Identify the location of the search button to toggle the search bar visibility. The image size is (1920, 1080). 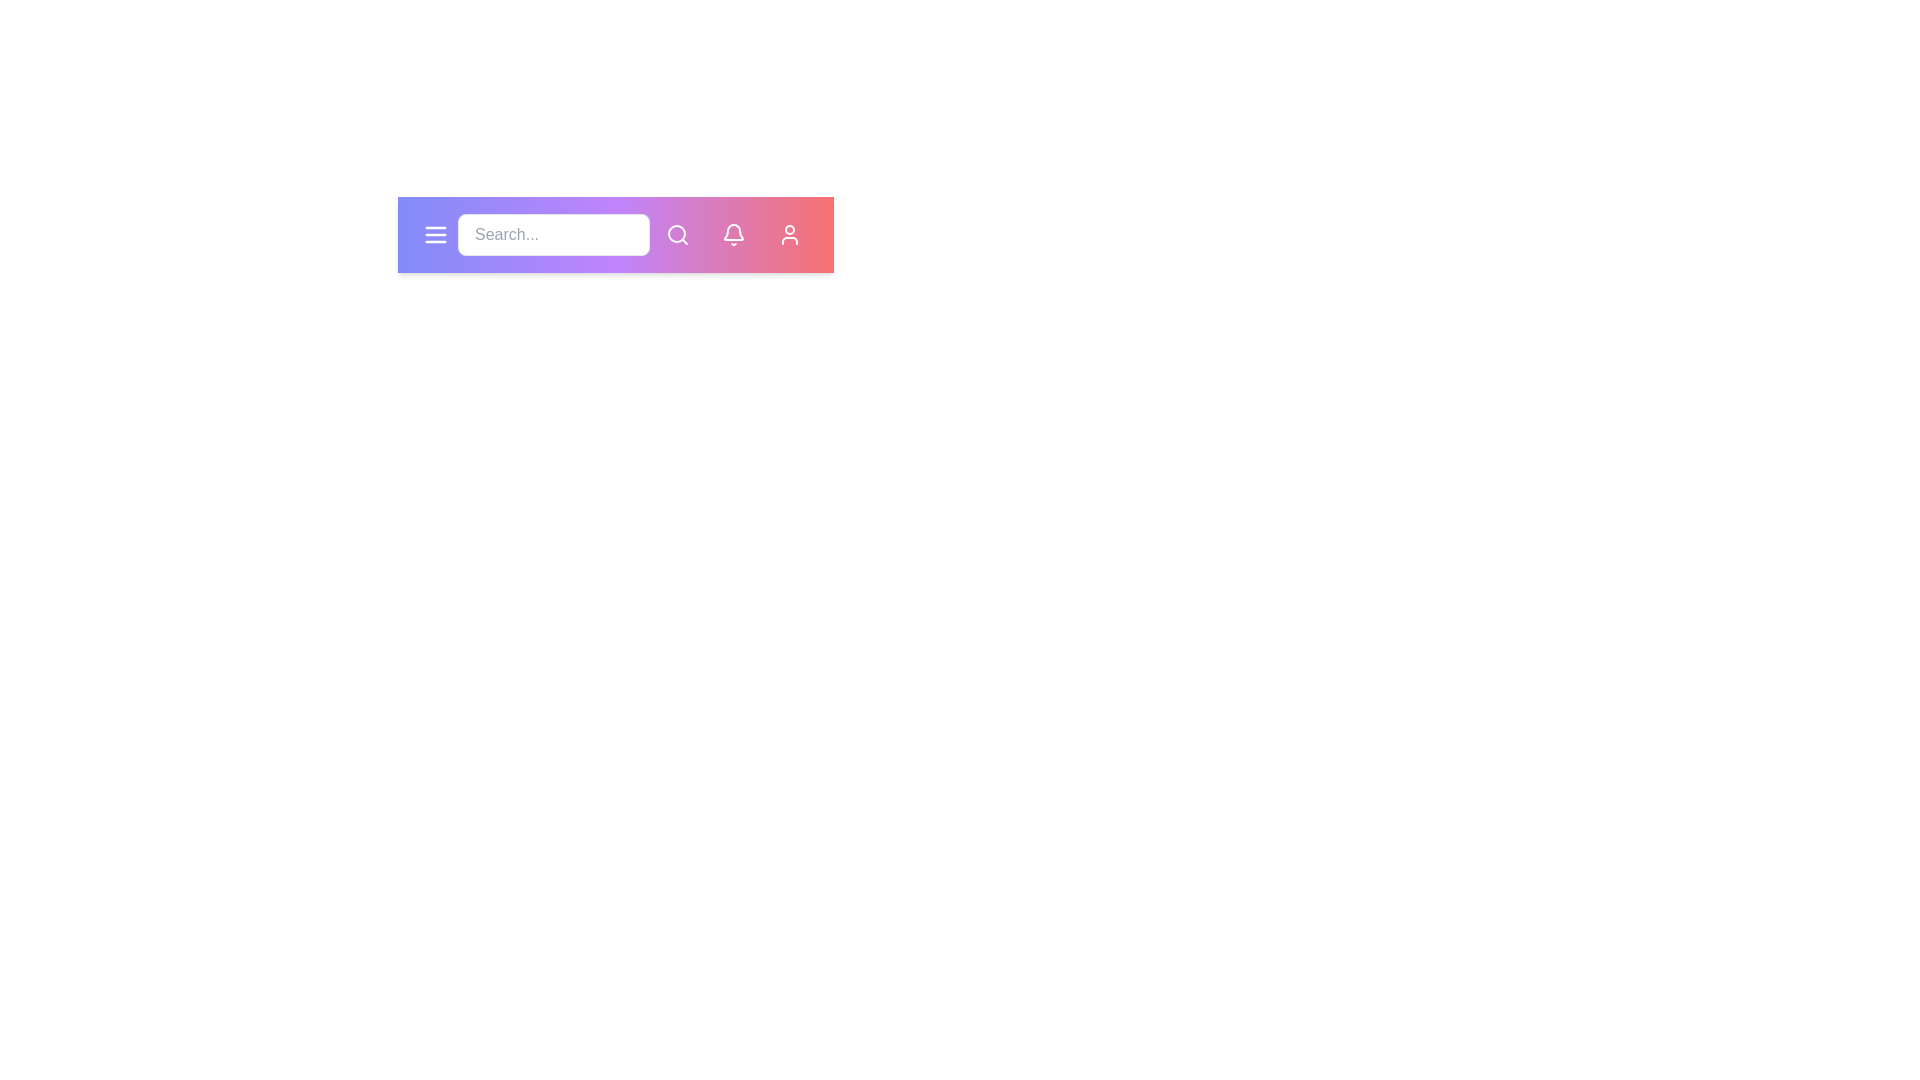
(677, 234).